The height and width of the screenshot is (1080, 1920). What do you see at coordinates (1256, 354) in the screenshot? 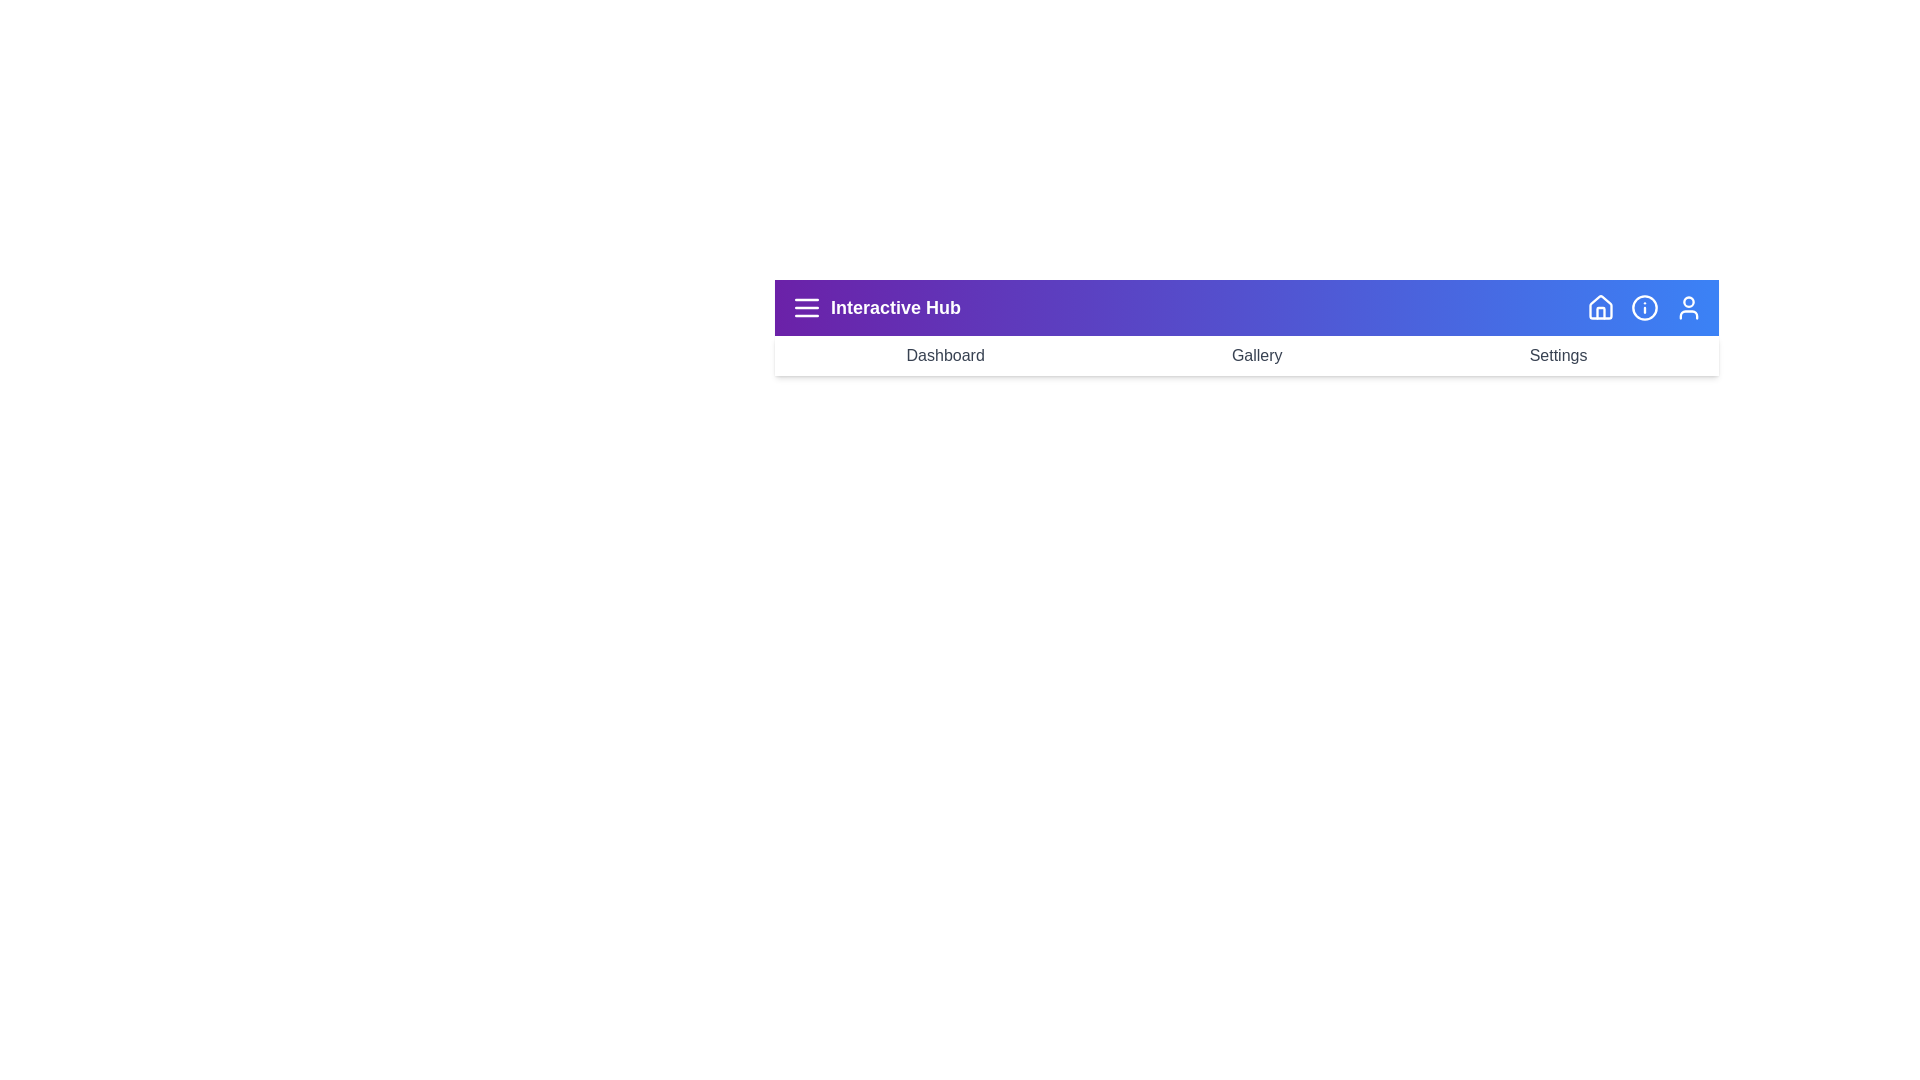
I see `the navigation button labeled Gallery to navigate to the corresponding page` at bounding box center [1256, 354].